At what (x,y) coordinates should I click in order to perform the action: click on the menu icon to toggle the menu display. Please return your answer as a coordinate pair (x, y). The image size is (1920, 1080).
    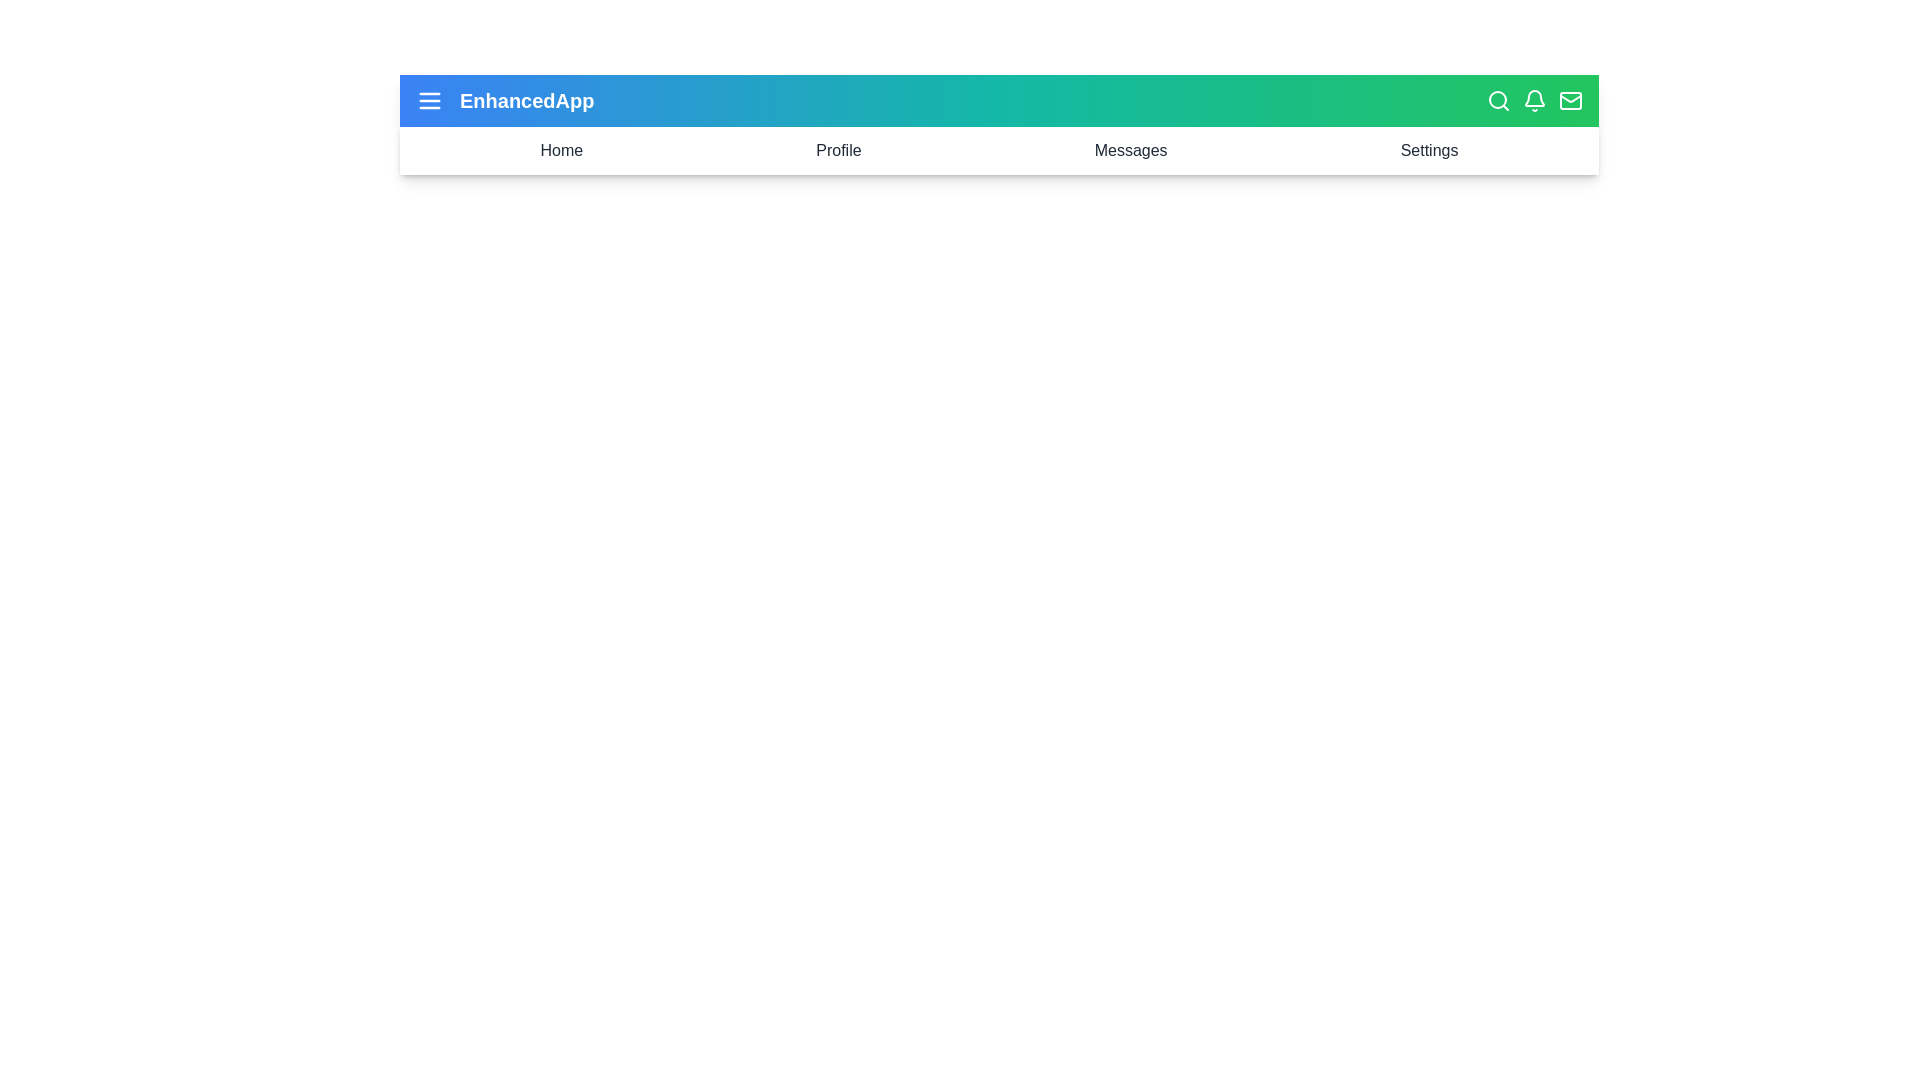
    Looking at the image, I should click on (429, 100).